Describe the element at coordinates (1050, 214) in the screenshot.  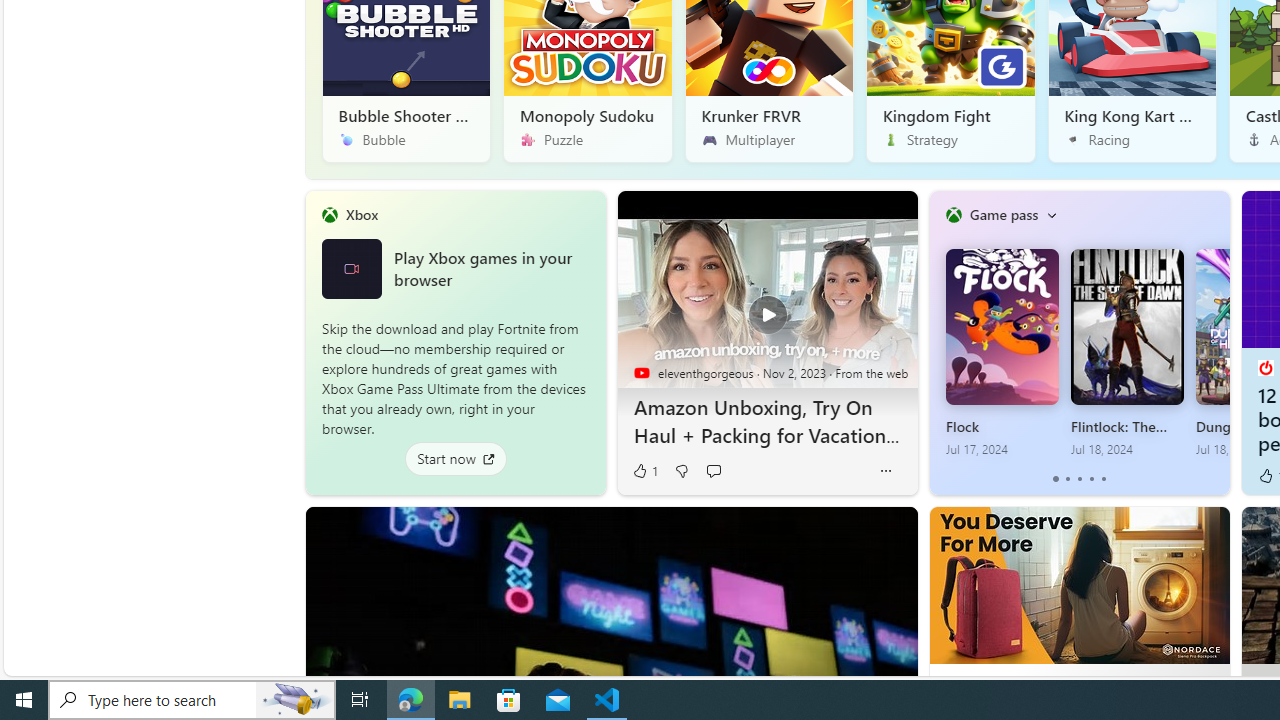
I see `'Class: icon-img'` at that location.